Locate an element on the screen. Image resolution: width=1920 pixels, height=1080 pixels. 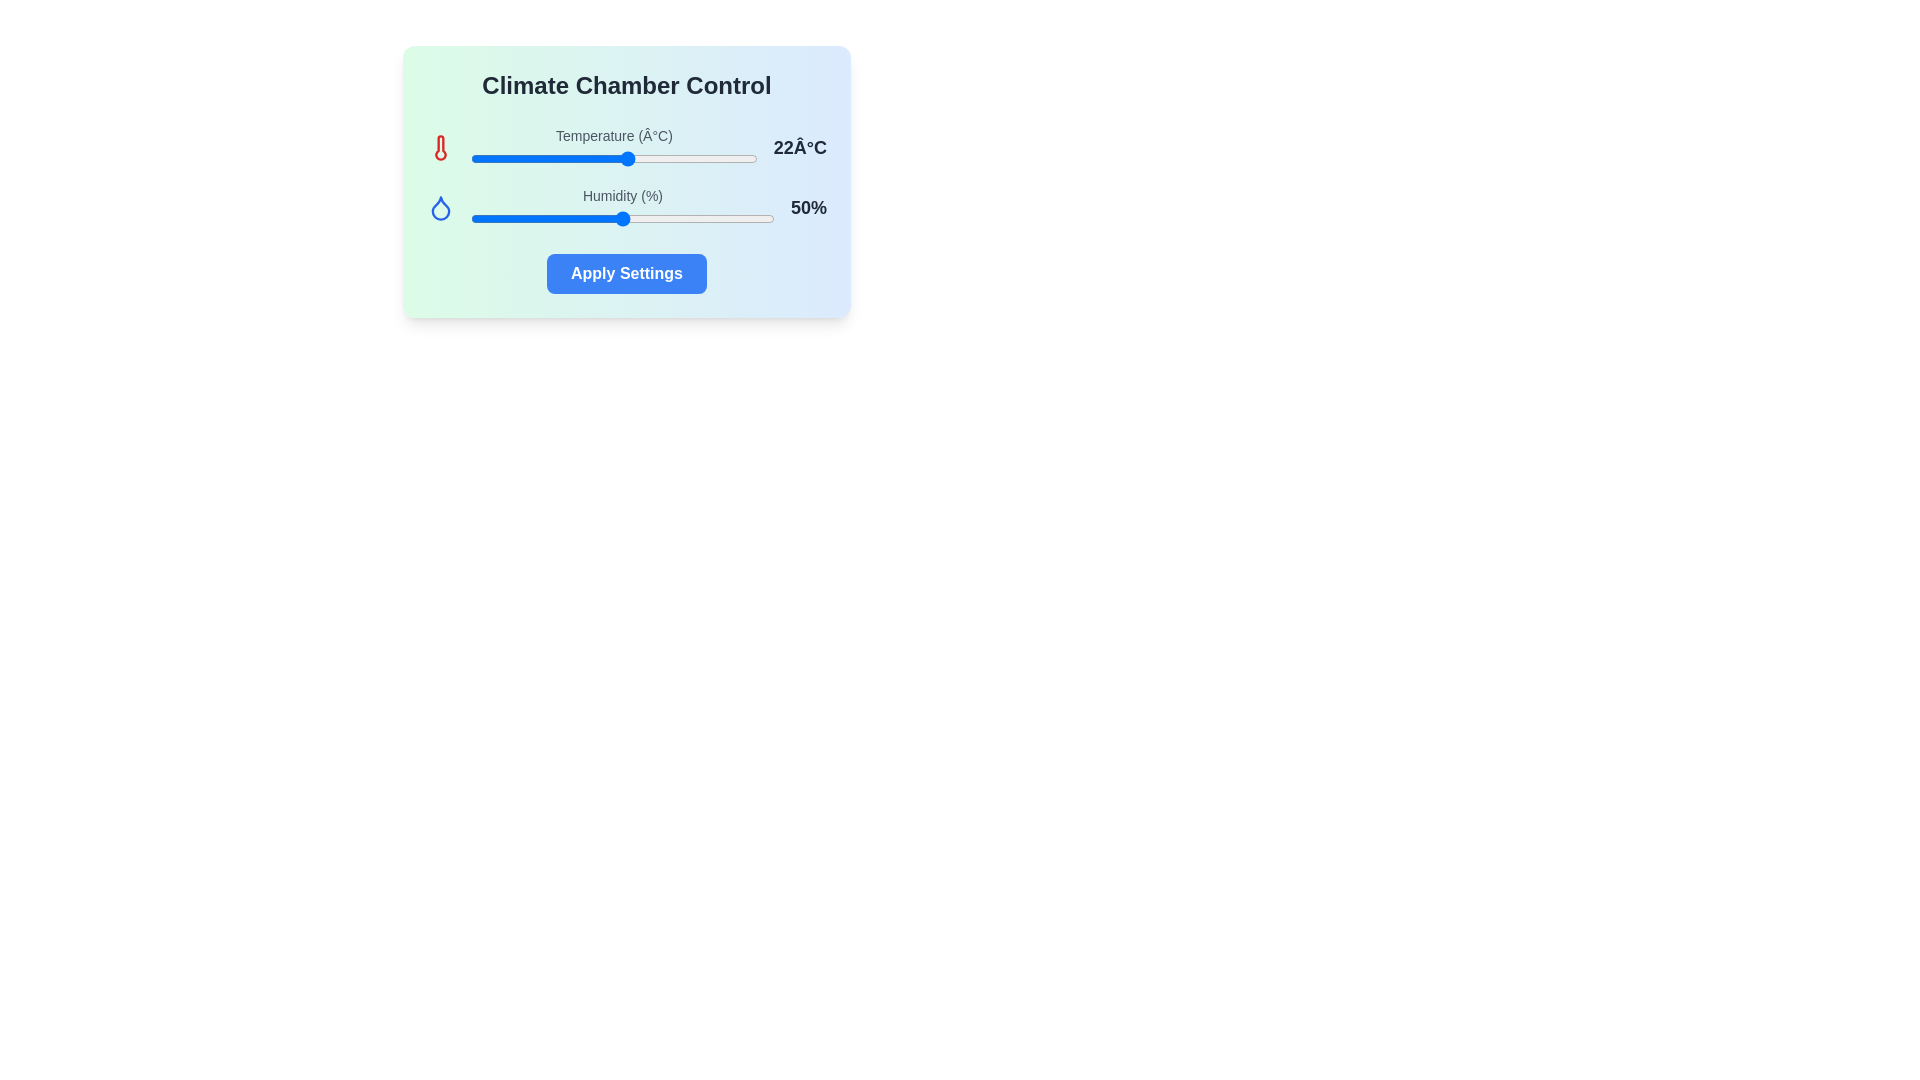
the thermometer icon to inspect it is located at coordinates (440, 146).